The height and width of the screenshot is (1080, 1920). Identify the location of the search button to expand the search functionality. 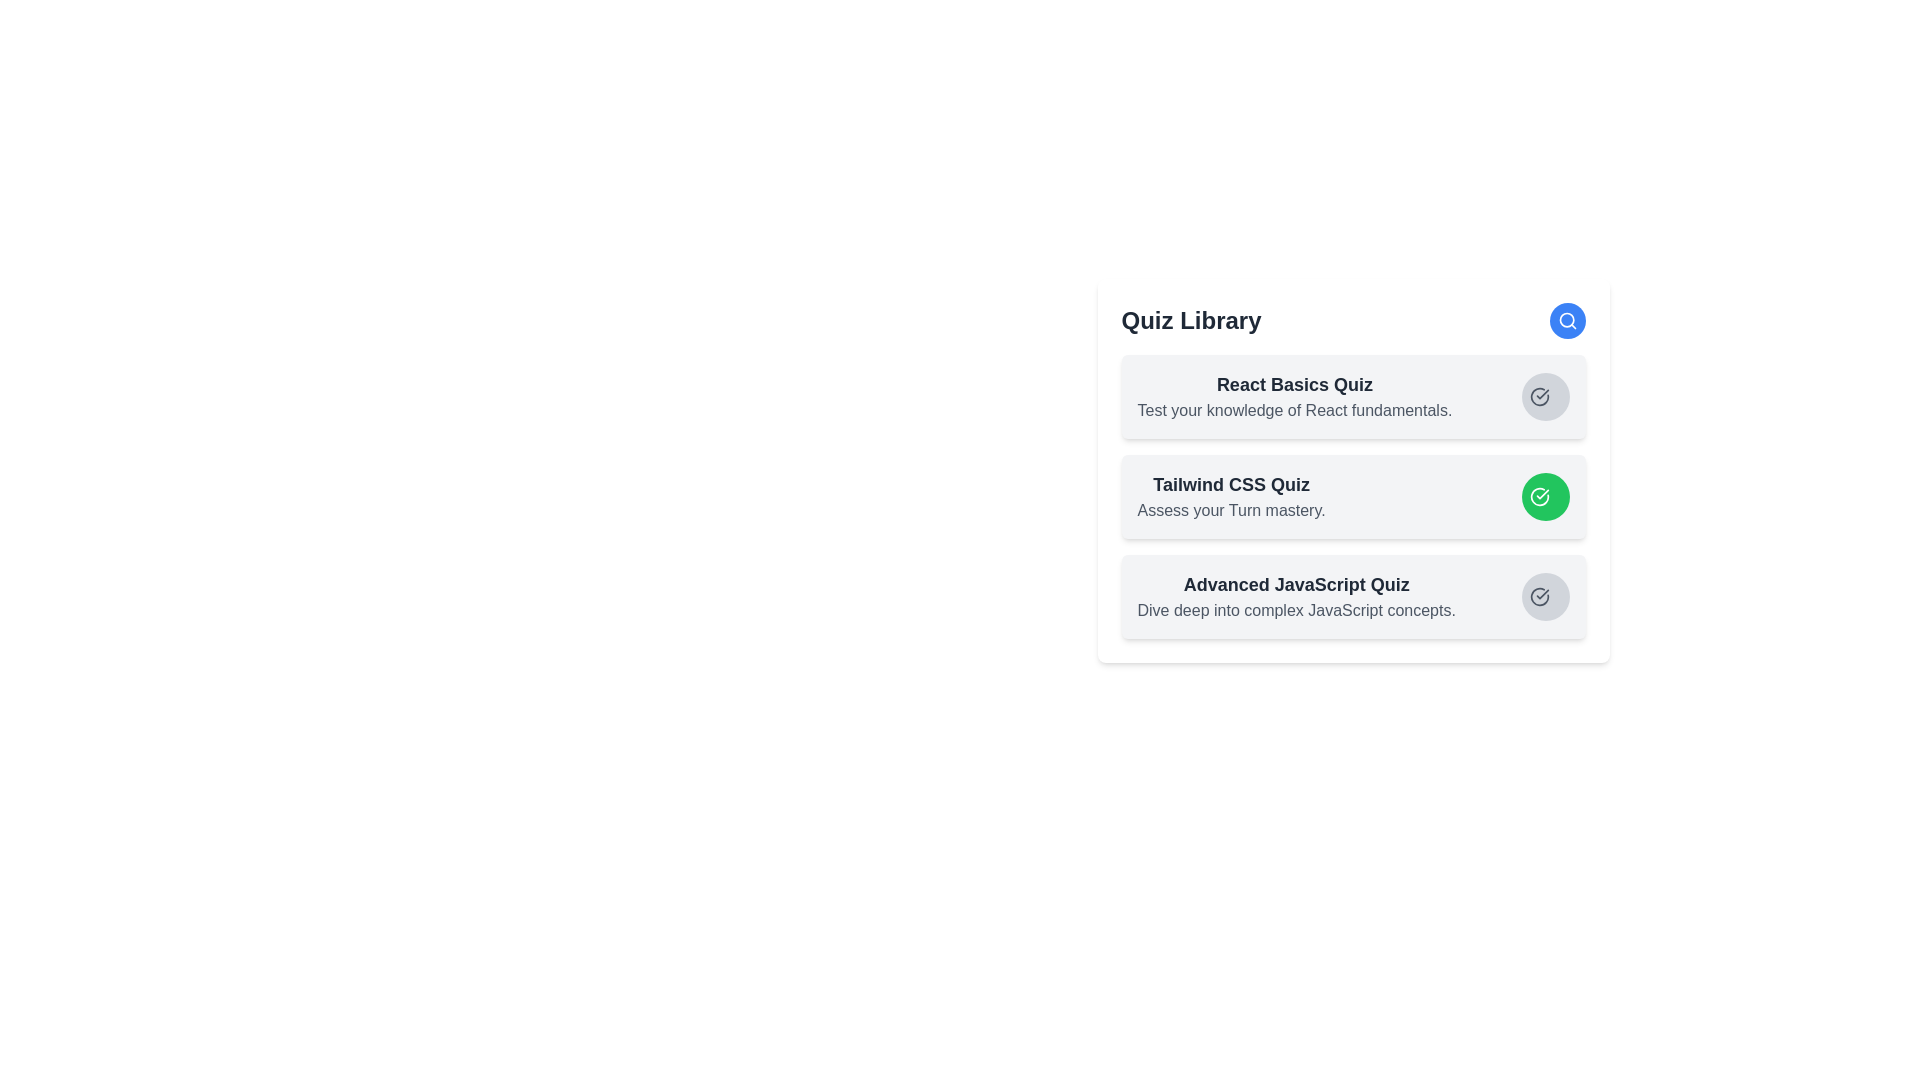
(1566, 319).